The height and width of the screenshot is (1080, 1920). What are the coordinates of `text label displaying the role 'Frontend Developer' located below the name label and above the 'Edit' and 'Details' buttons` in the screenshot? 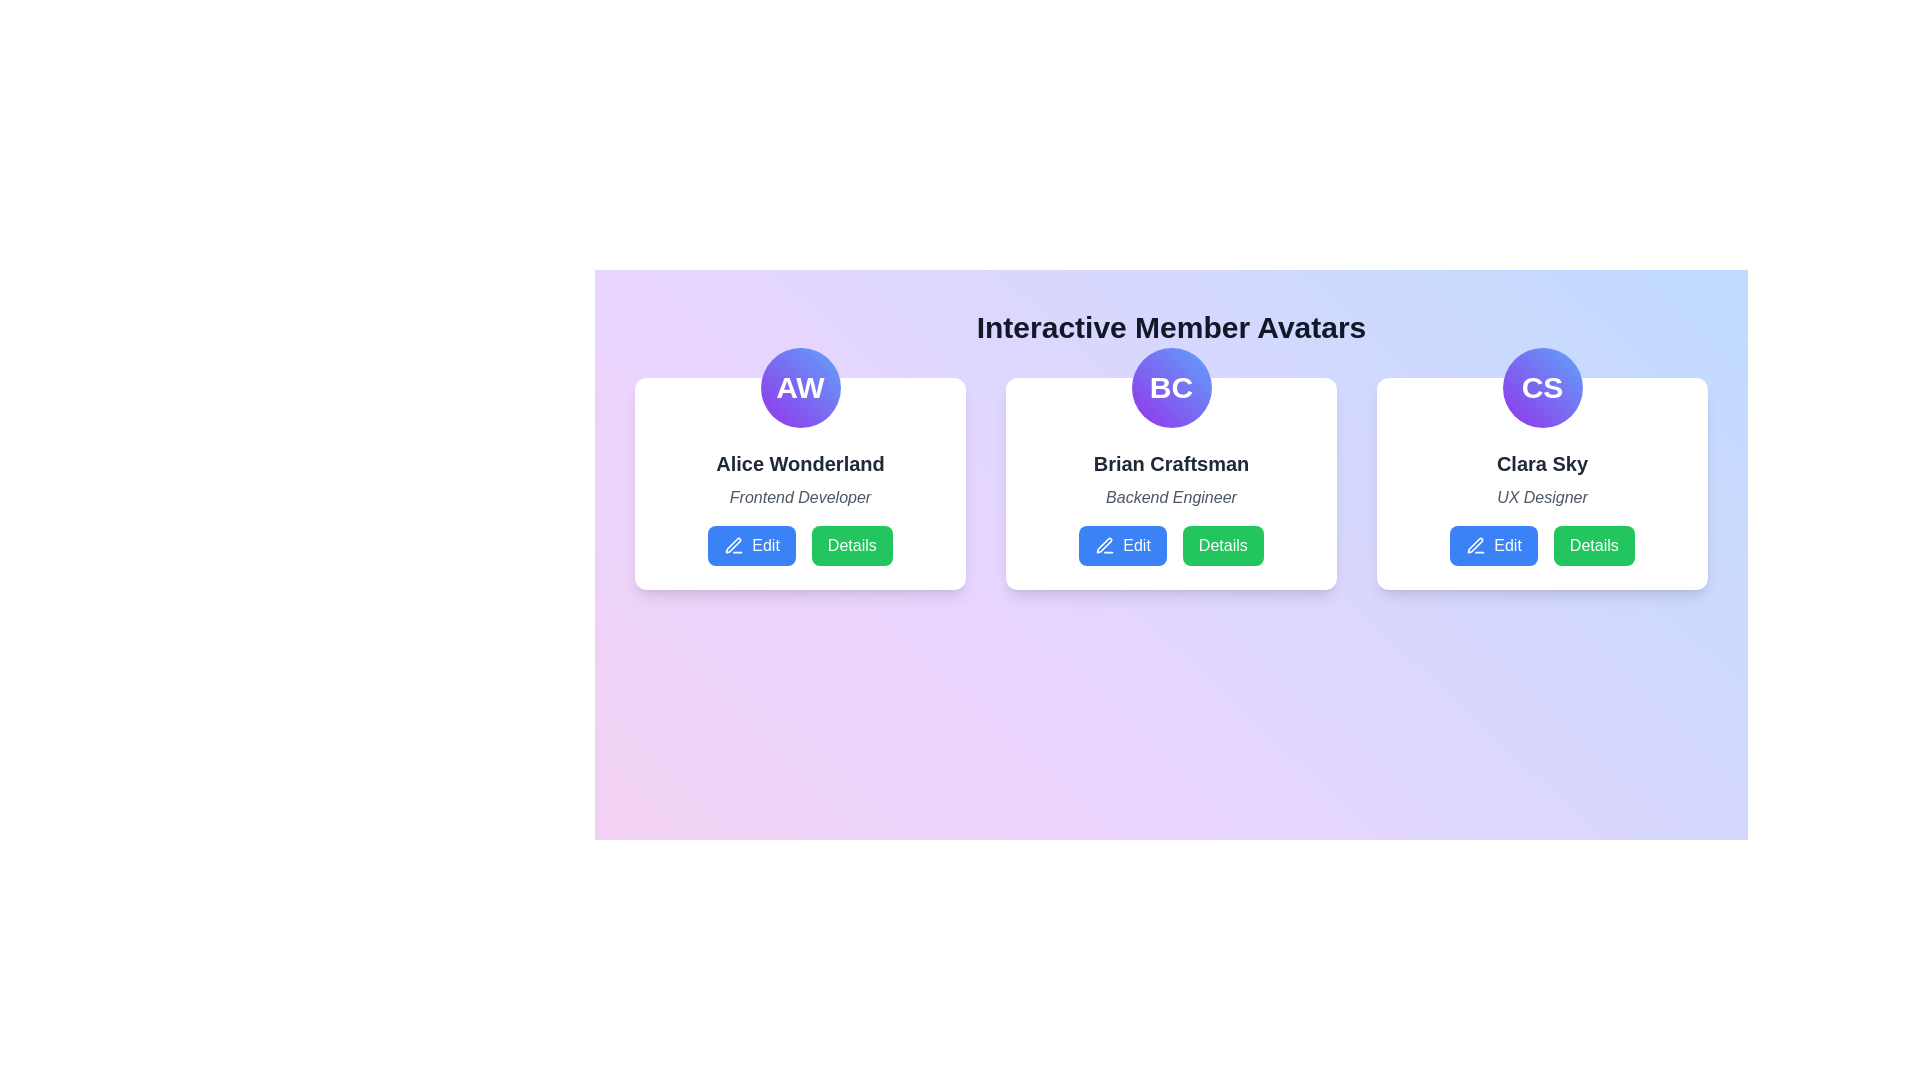 It's located at (800, 496).